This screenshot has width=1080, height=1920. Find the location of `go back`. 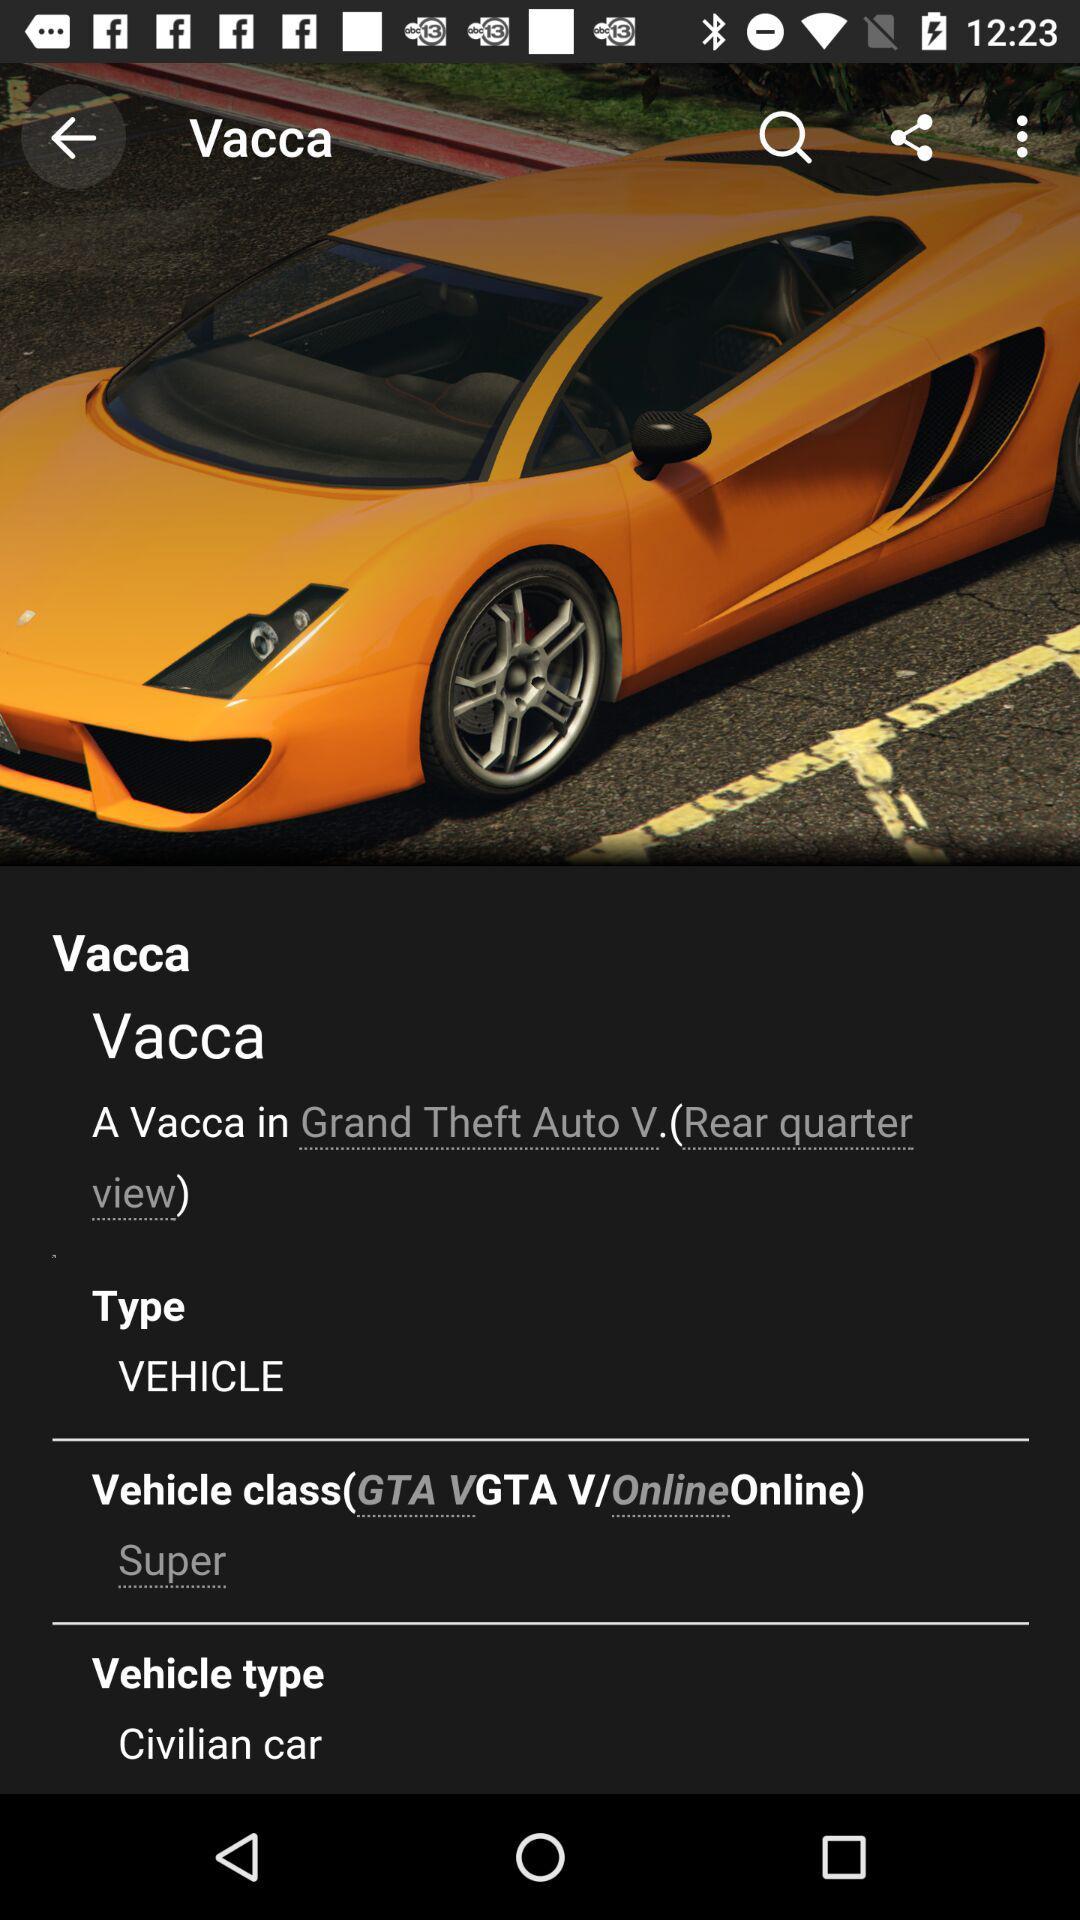

go back is located at coordinates (72, 135).